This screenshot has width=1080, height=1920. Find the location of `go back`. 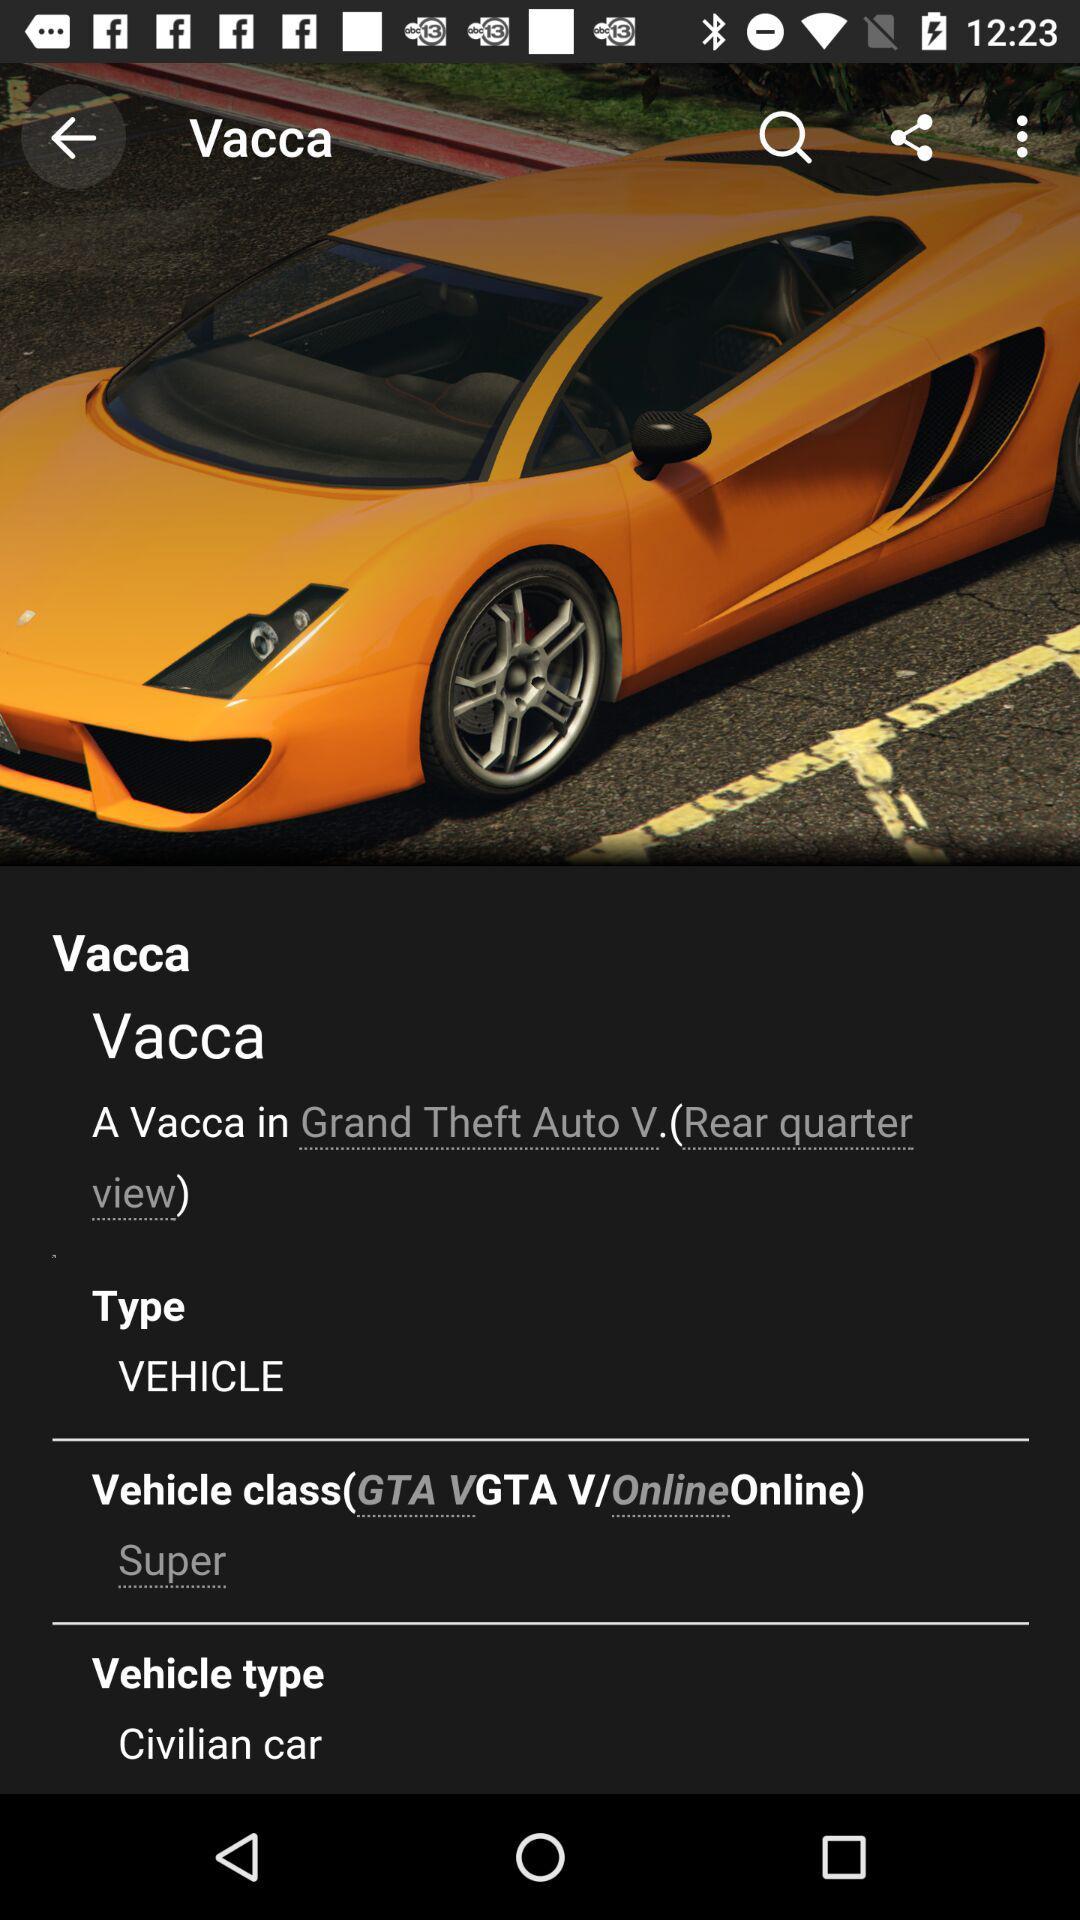

go back is located at coordinates (72, 135).